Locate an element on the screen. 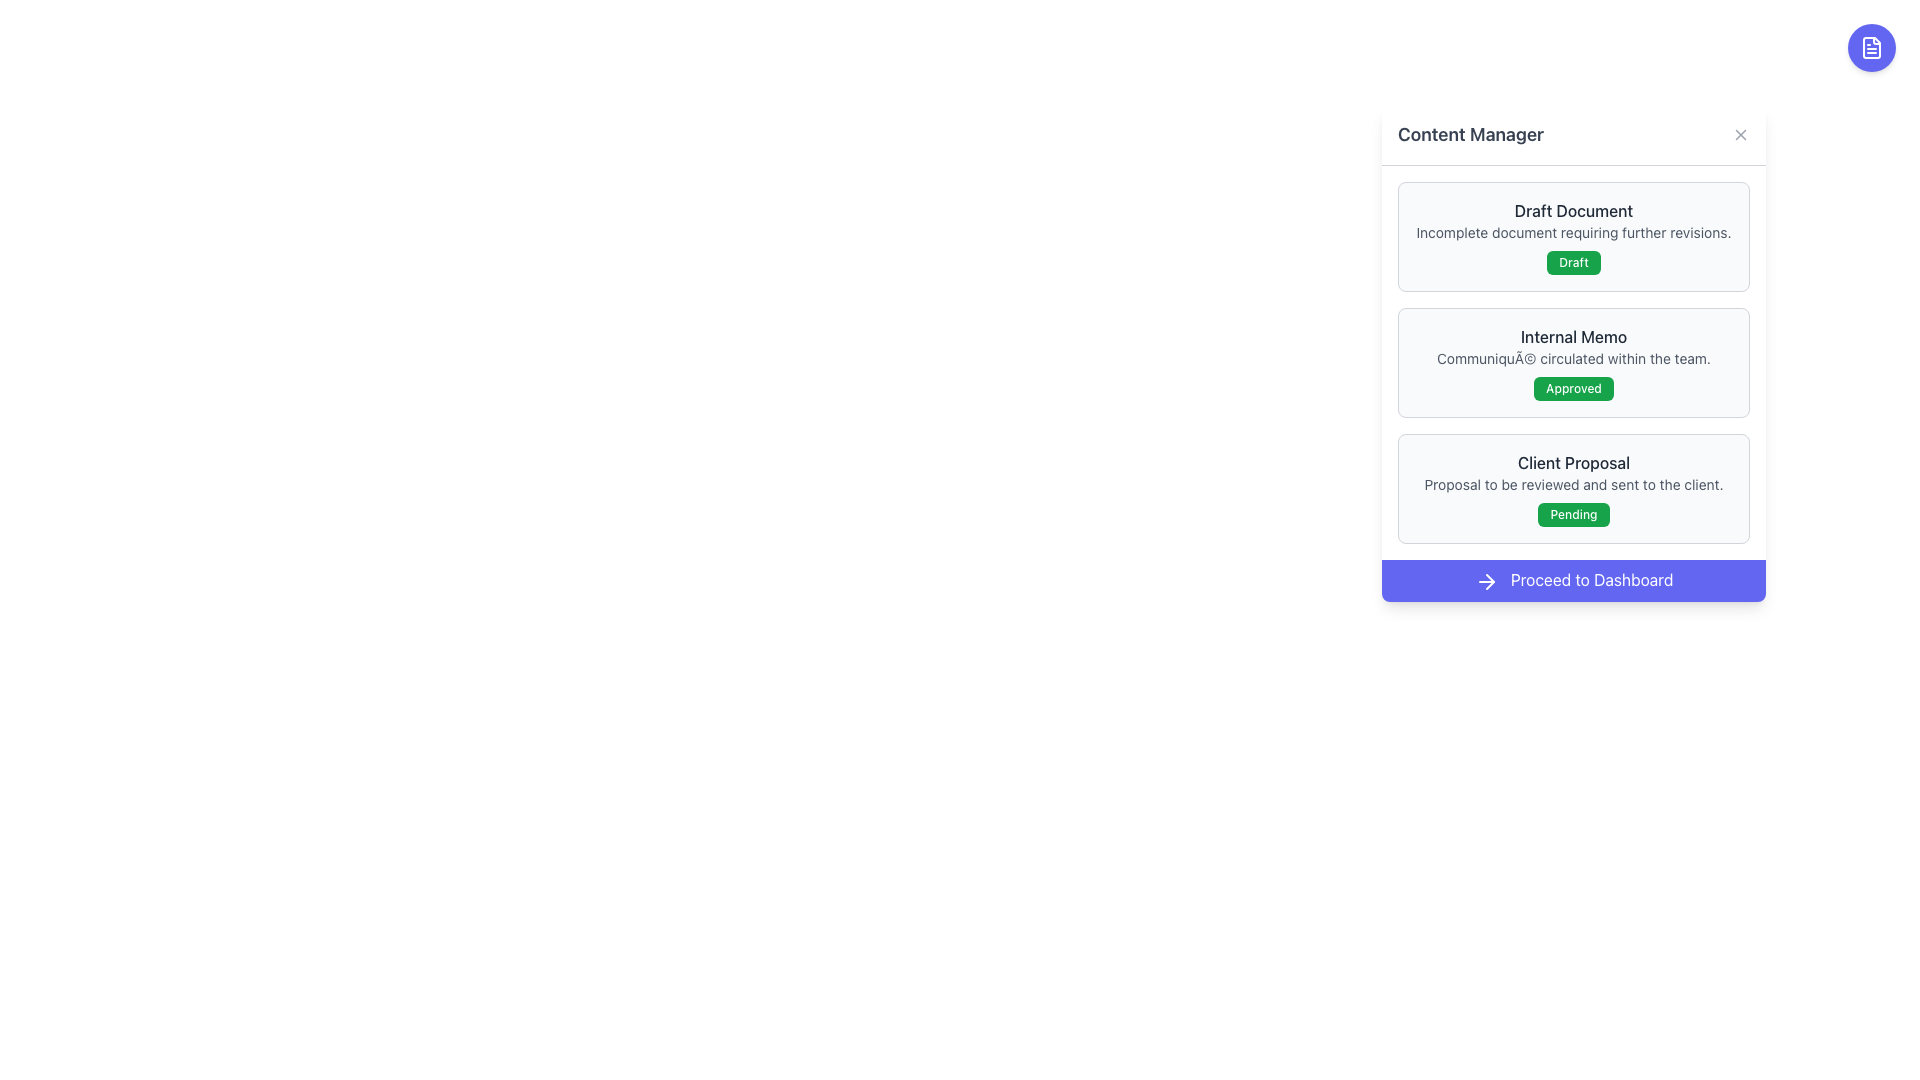 This screenshot has width=1920, height=1080. text content of the Status Label, which indicates the document is in a 'Draft' state. This label is located within the 'Draft Document' section of the 'Content Manager' box, below the text 'Incomplete document requiring further revisions.' is located at coordinates (1573, 261).